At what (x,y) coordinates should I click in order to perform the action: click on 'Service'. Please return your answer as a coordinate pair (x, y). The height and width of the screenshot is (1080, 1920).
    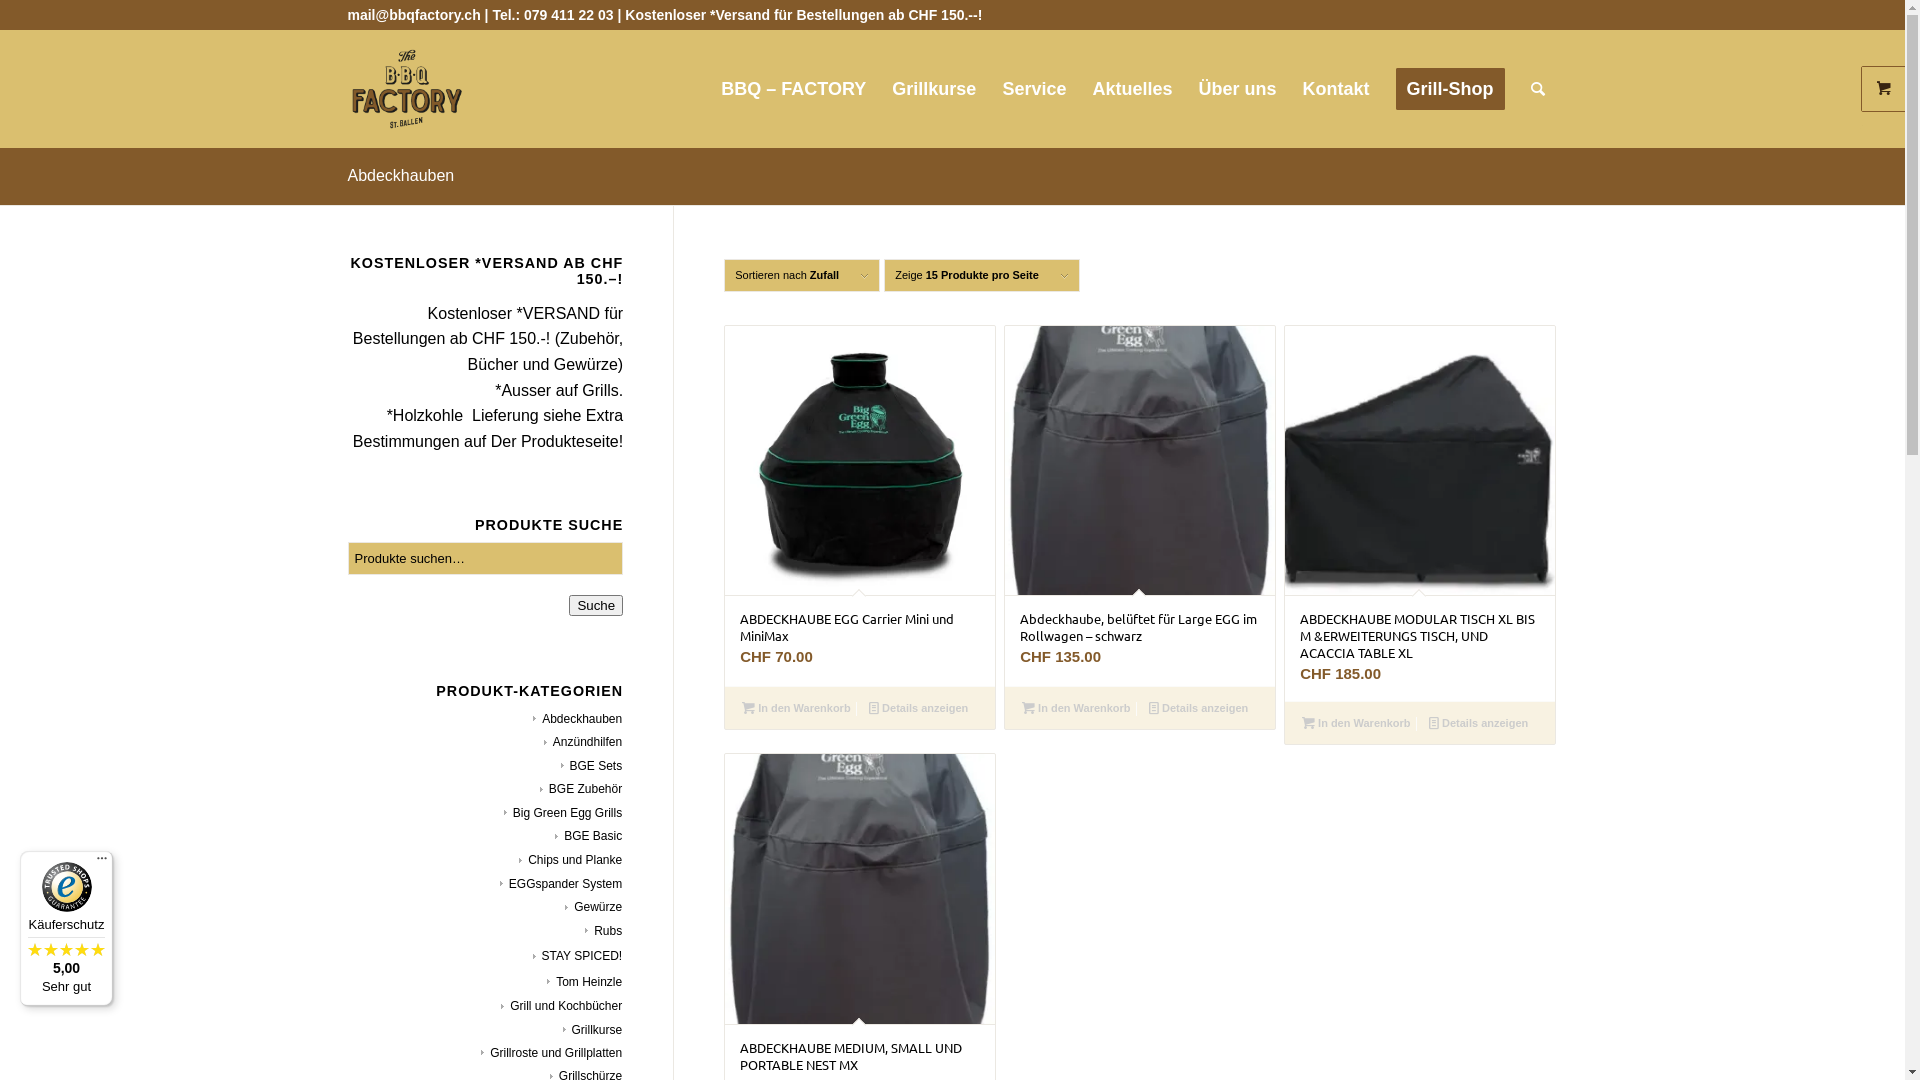
    Looking at the image, I should click on (1033, 87).